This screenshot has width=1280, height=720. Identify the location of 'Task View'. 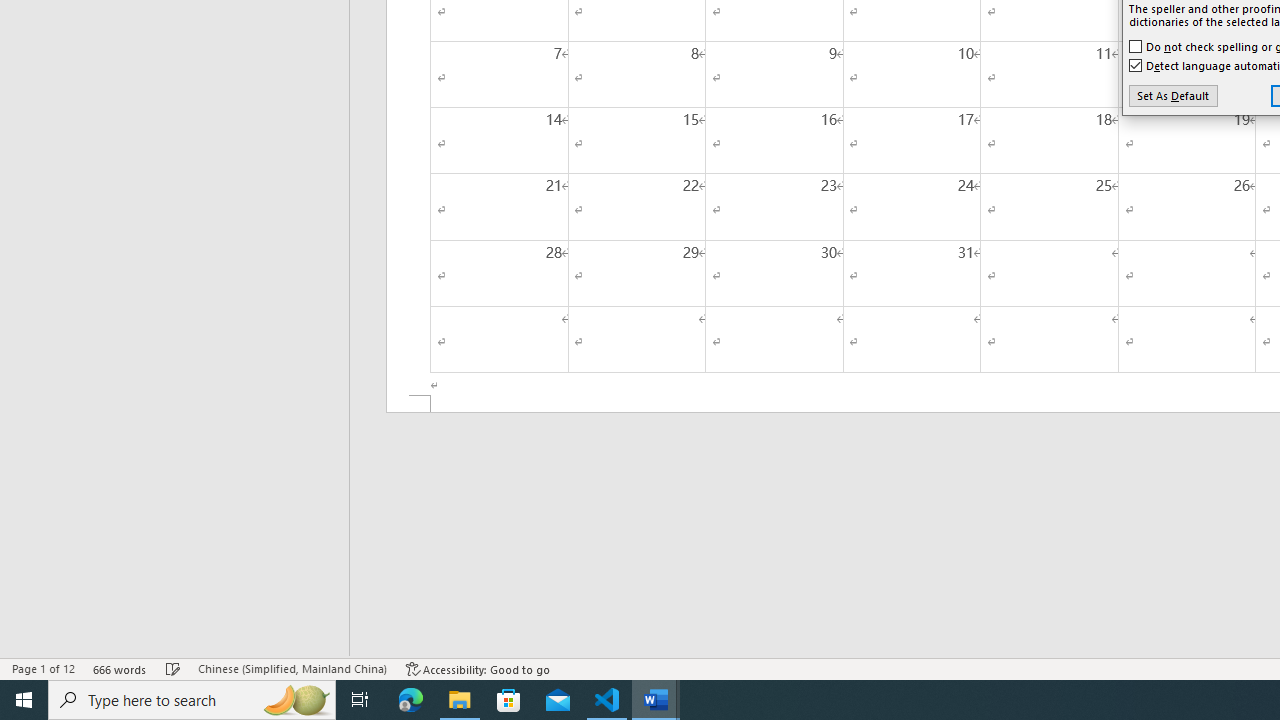
(359, 698).